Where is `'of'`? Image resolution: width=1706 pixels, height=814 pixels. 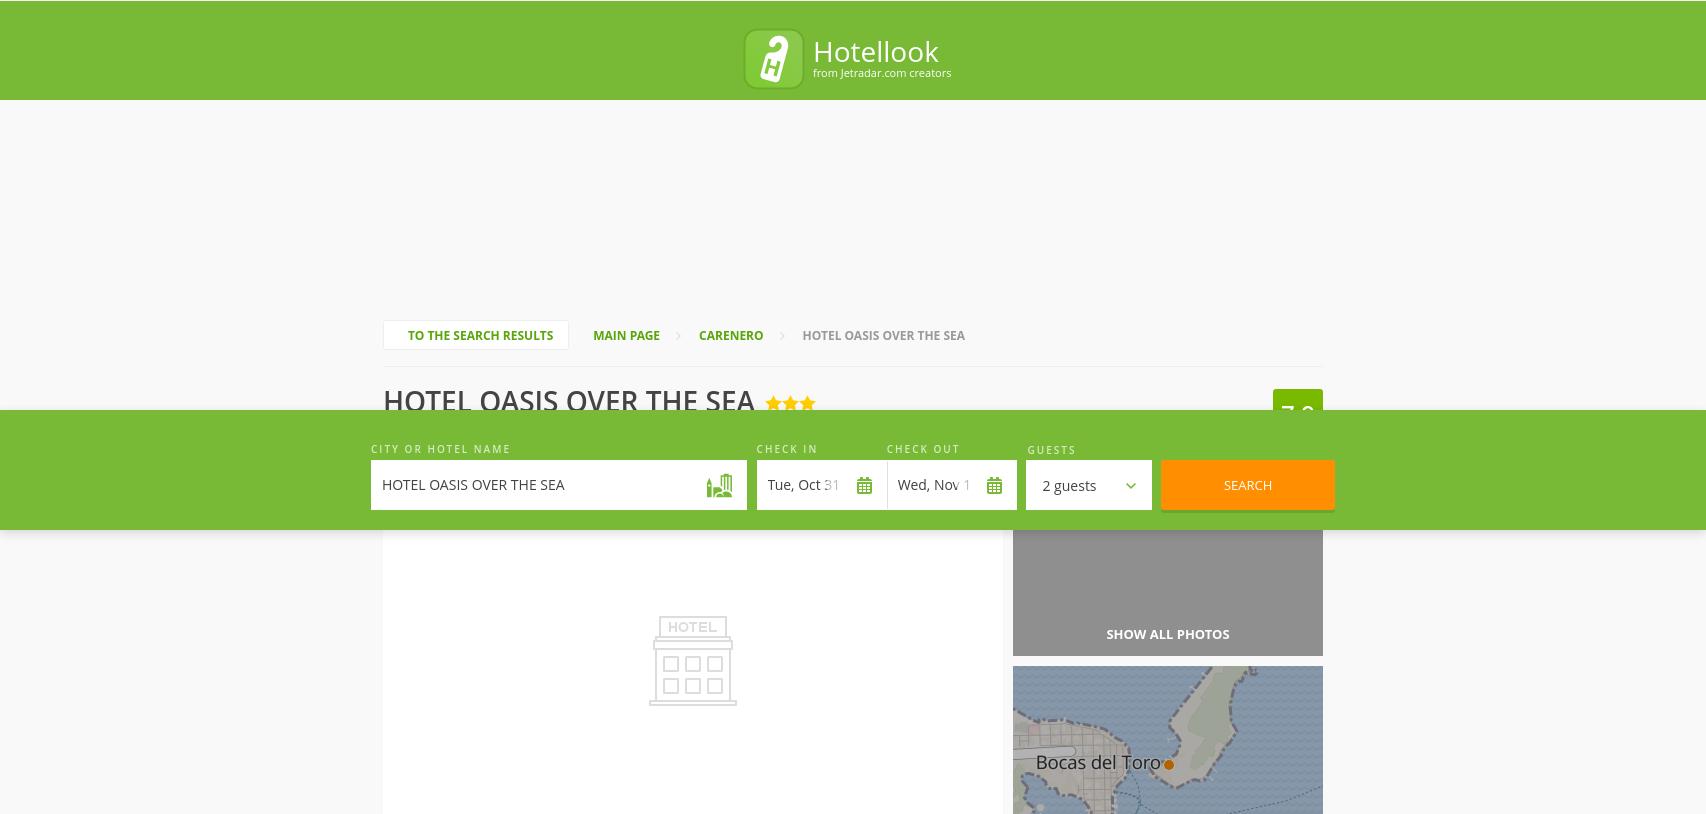 'of' is located at coordinates (688, 427).